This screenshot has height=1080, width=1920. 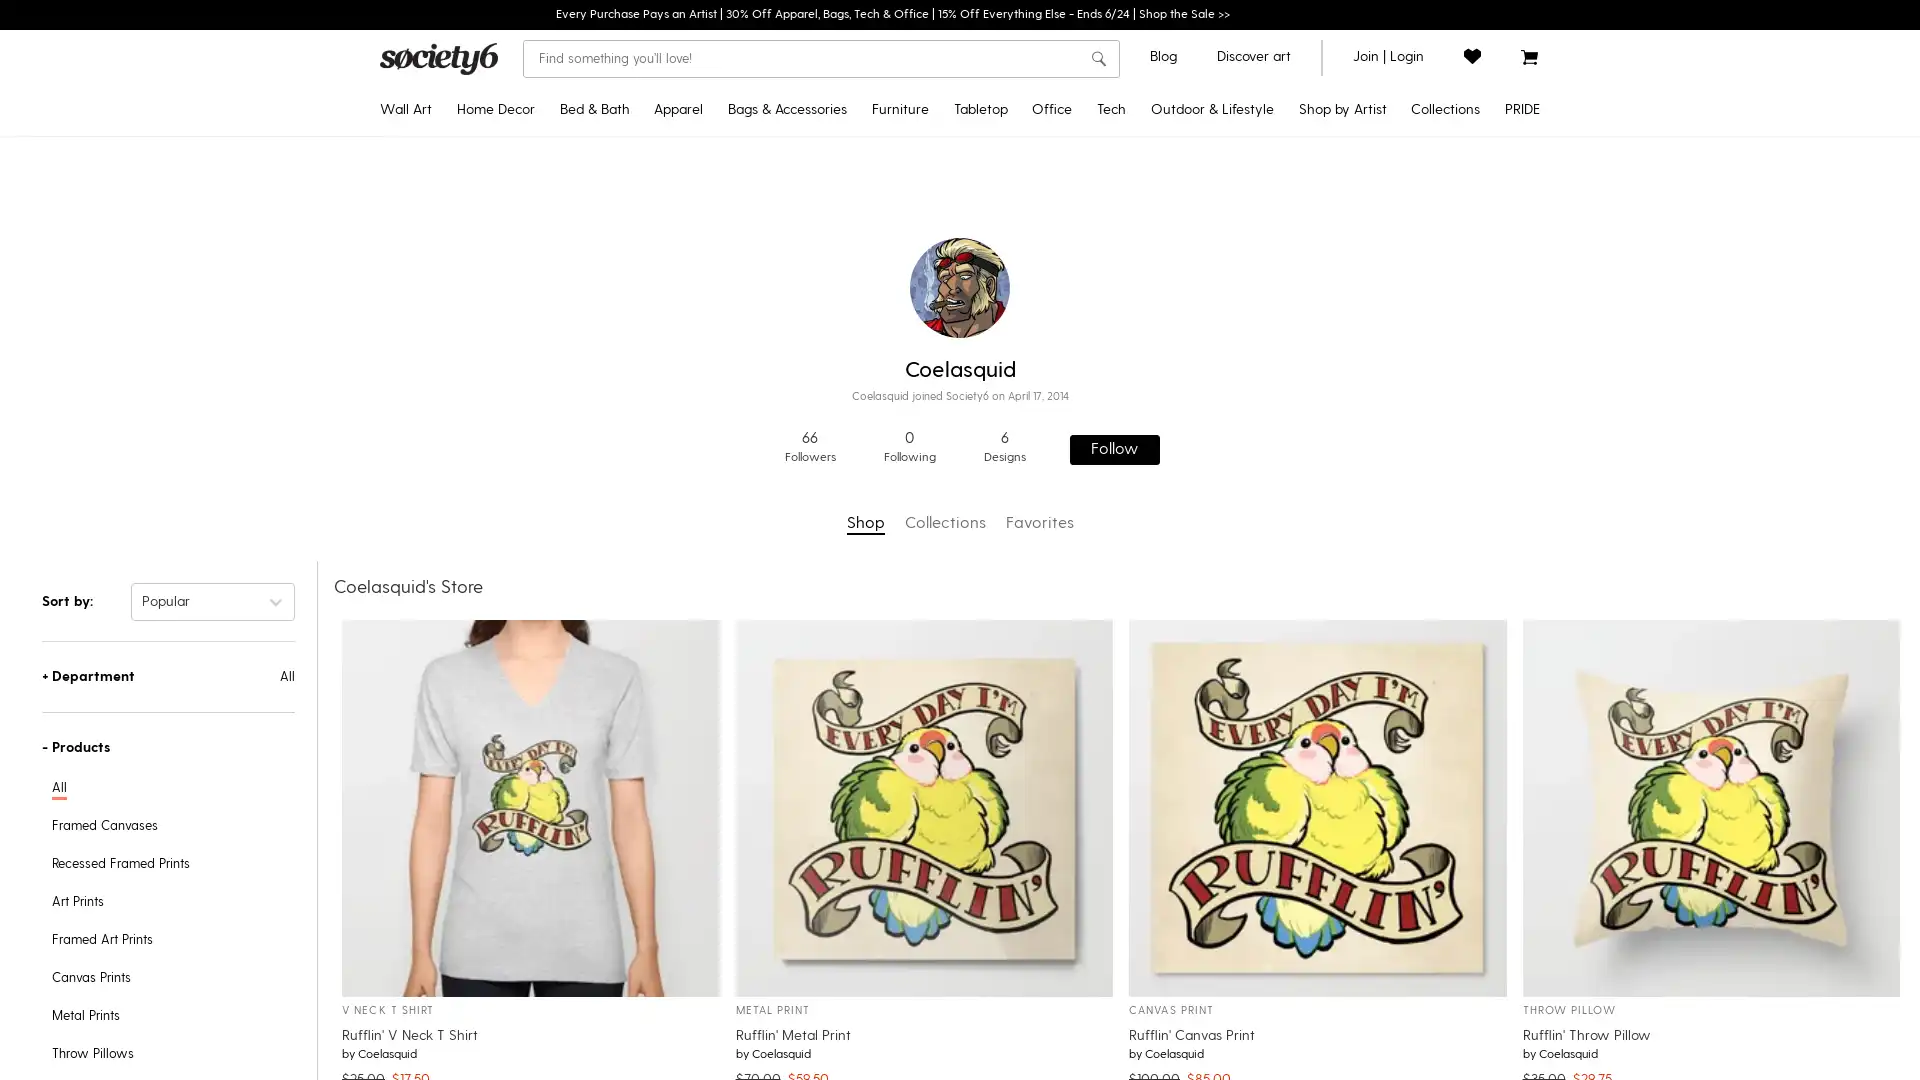 What do you see at coordinates (1288, 320) in the screenshot?
I see `Discover LGBTQIA+ Artists` at bounding box center [1288, 320].